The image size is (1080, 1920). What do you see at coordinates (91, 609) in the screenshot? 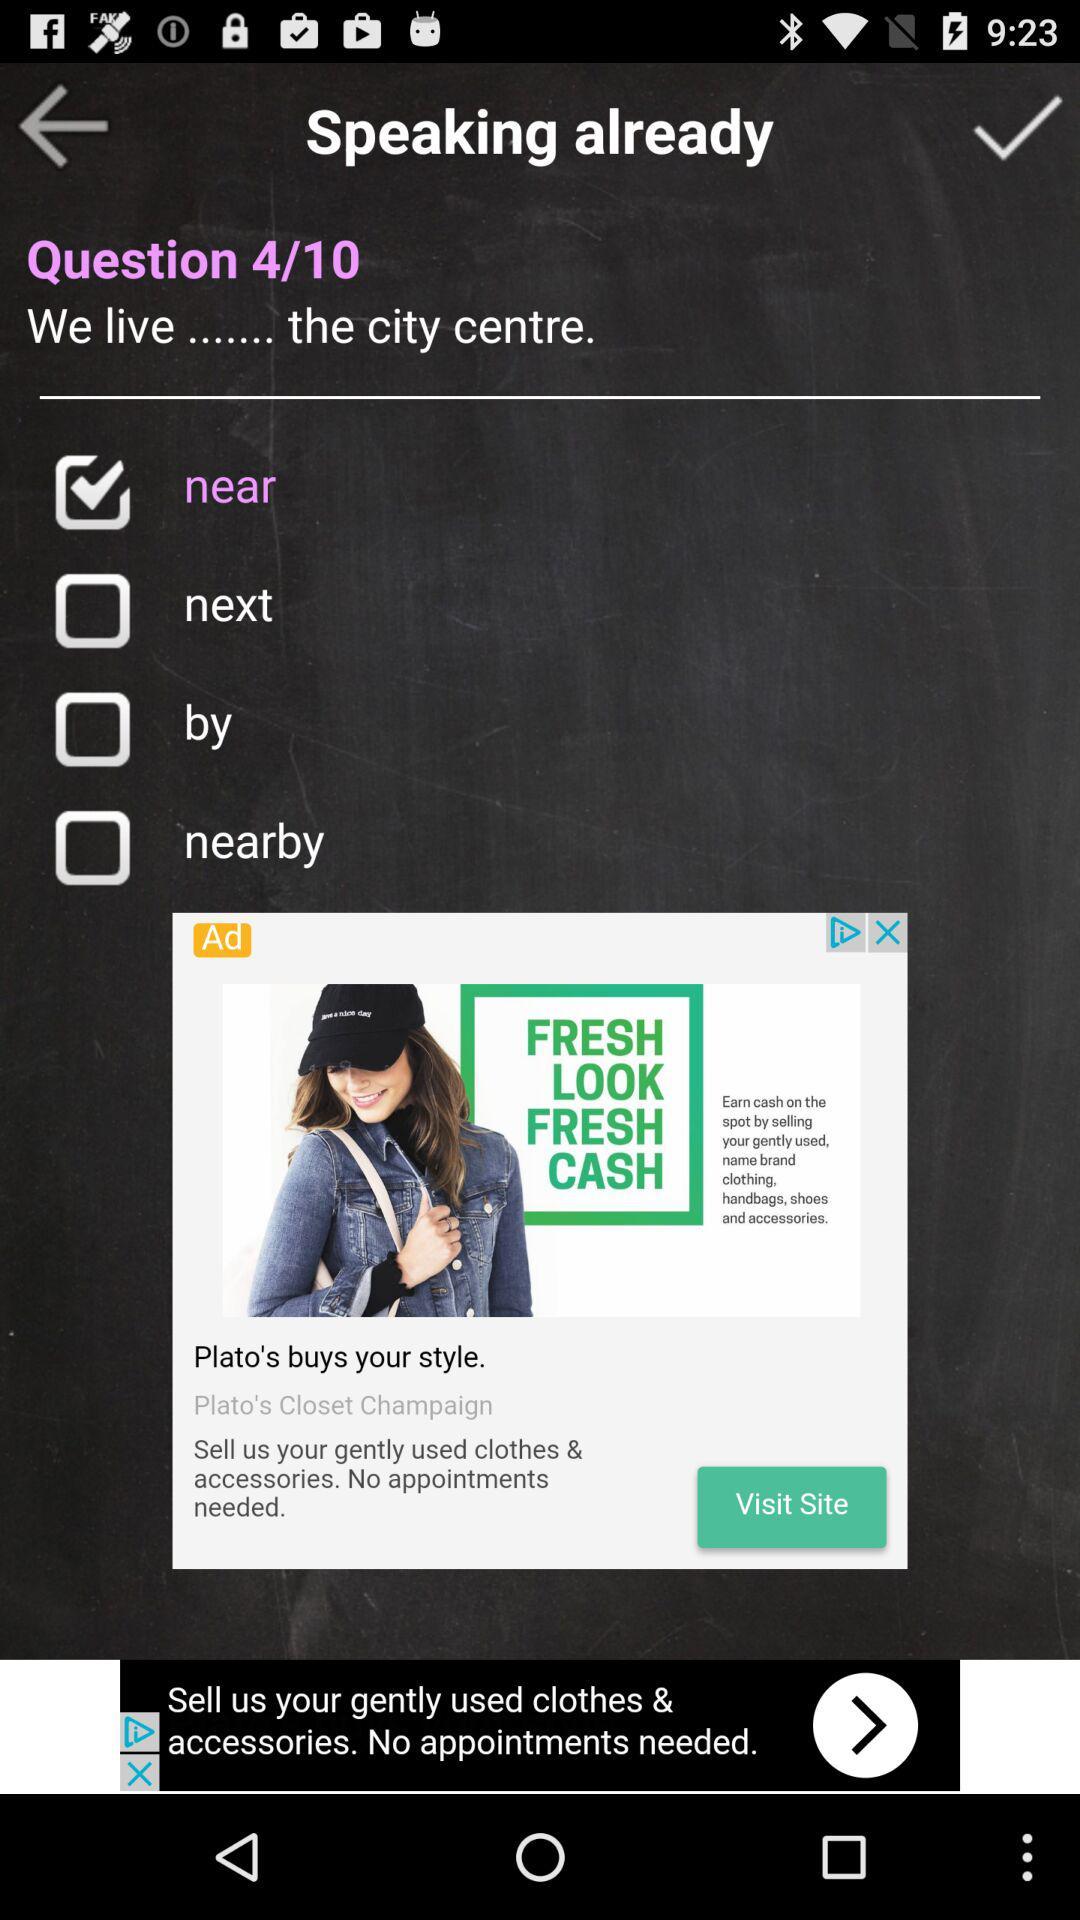
I see `next` at bounding box center [91, 609].